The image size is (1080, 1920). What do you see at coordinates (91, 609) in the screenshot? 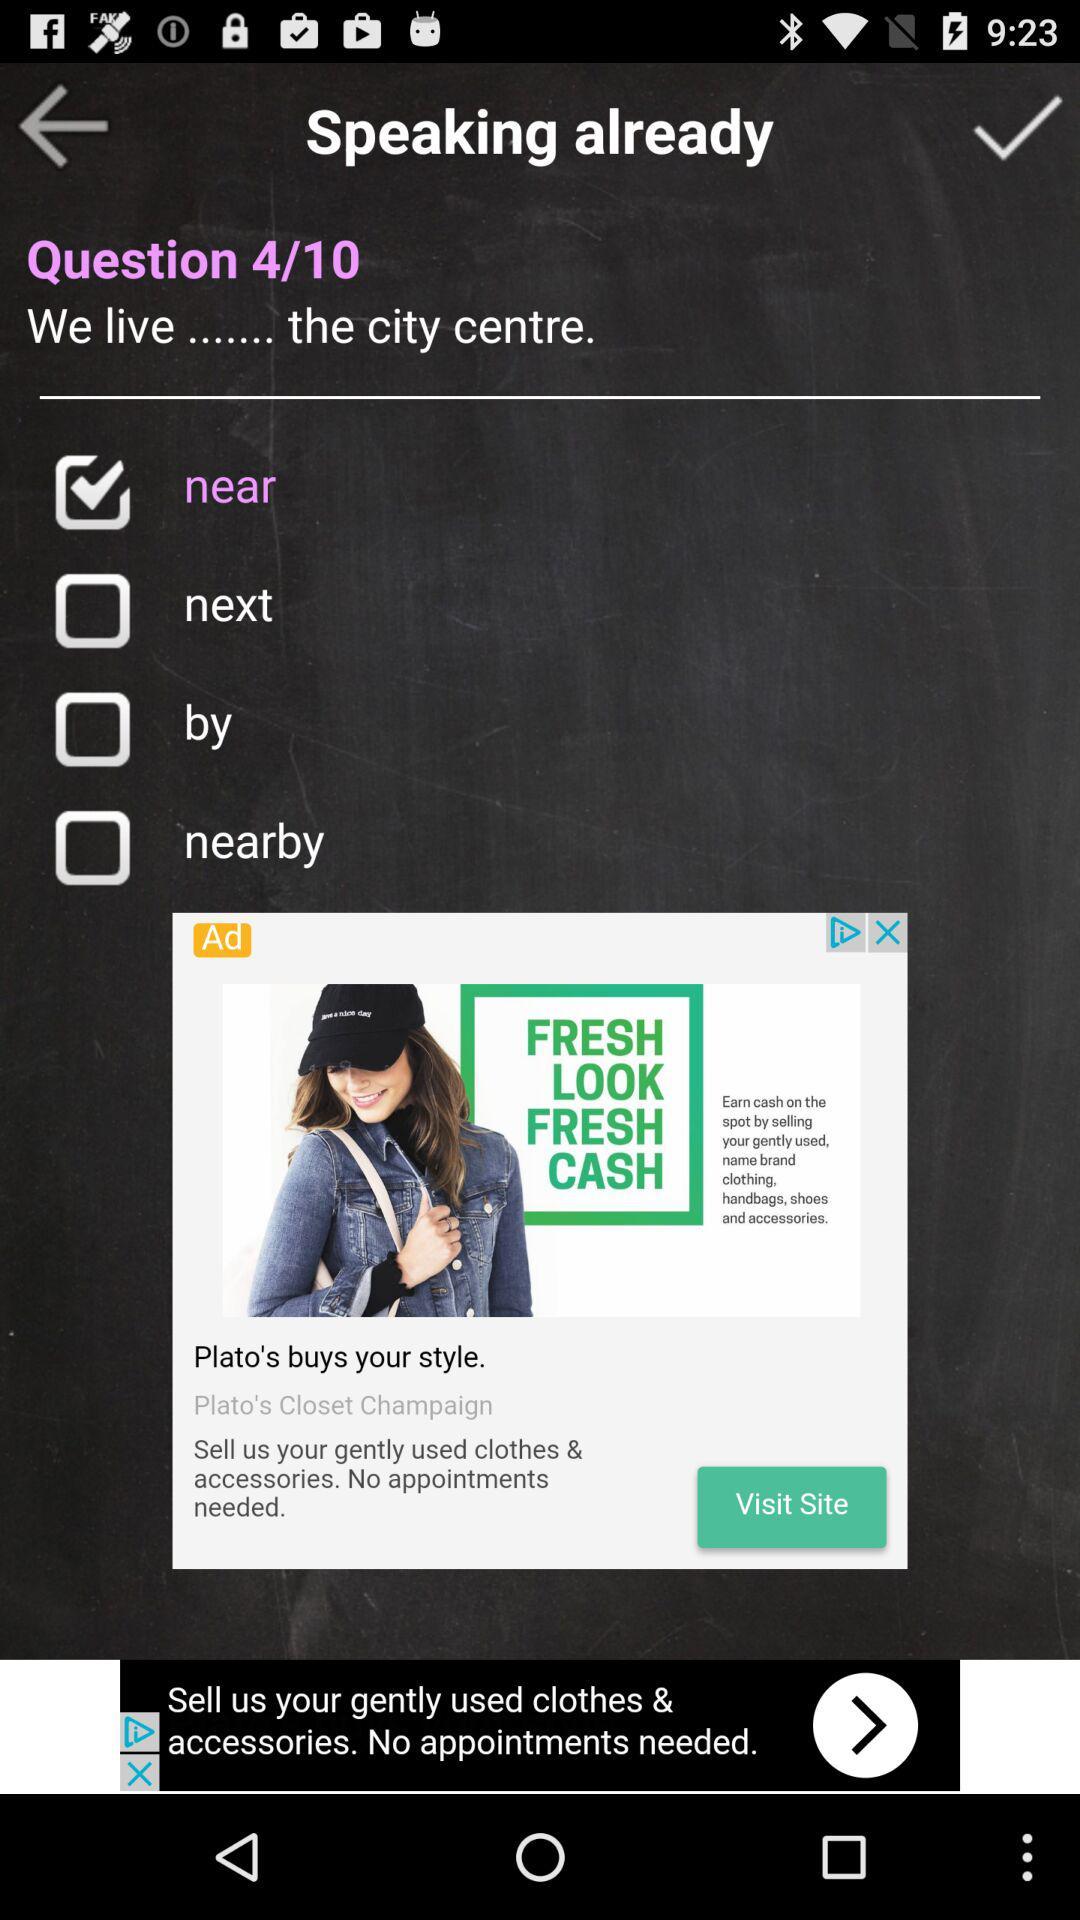
I see `next` at bounding box center [91, 609].